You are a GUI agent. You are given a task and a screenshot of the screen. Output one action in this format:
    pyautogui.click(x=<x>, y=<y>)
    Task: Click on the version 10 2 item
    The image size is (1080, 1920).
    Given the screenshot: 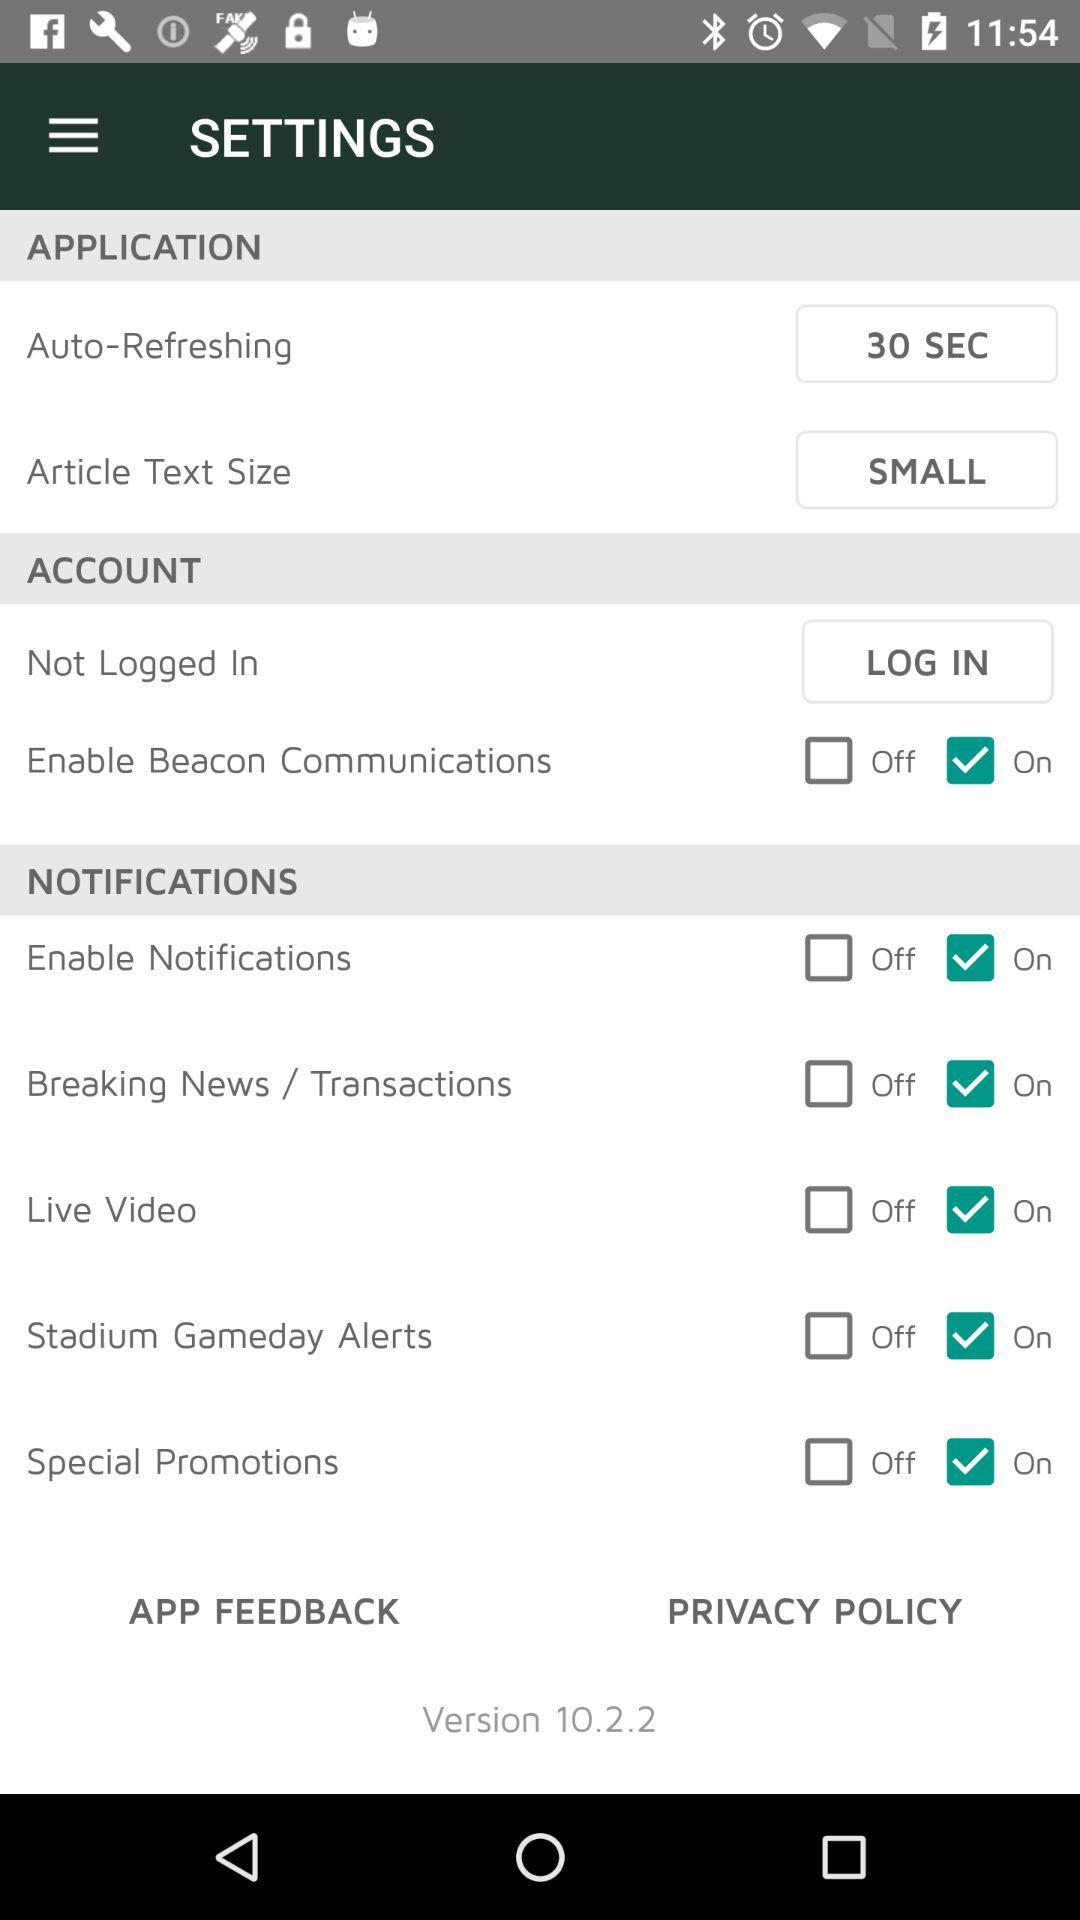 What is the action you would take?
    pyautogui.click(x=538, y=1716)
    